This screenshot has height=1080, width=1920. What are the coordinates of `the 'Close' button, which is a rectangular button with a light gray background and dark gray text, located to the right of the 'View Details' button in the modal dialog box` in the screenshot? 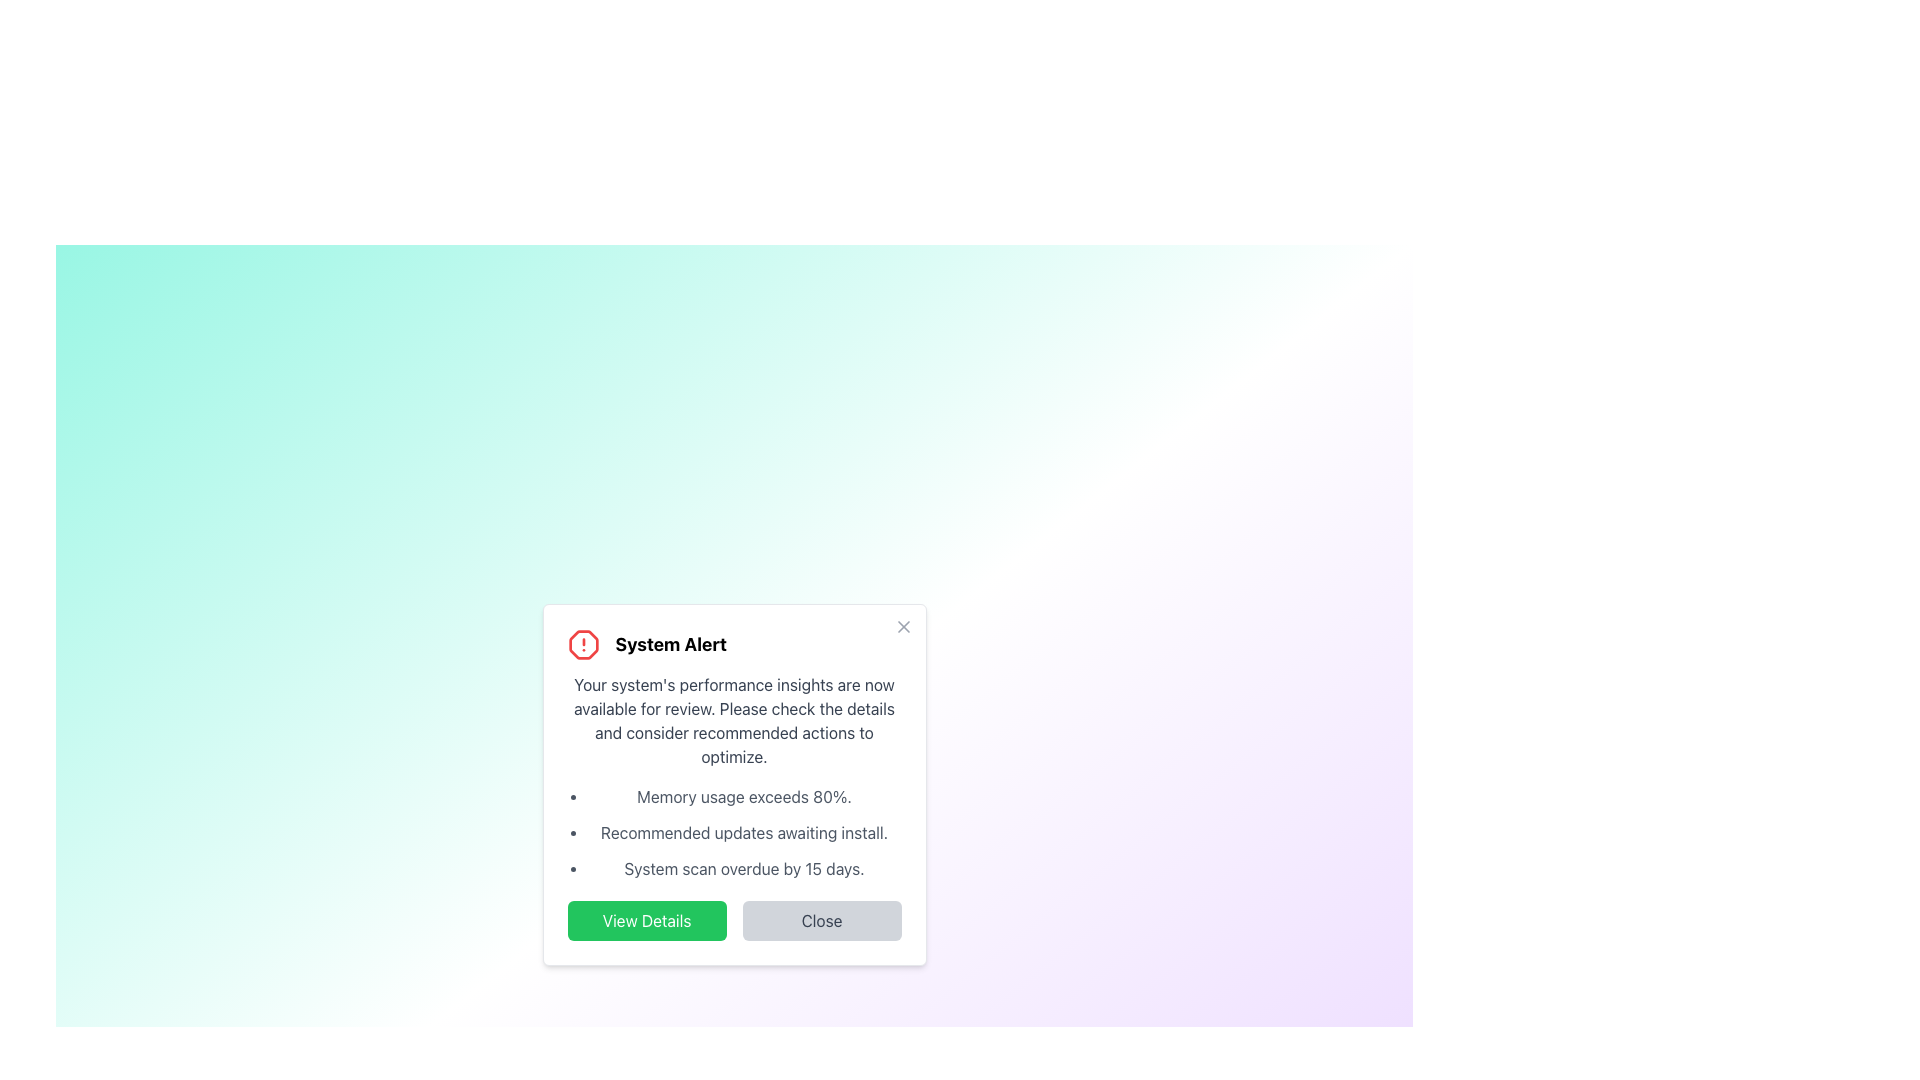 It's located at (821, 921).